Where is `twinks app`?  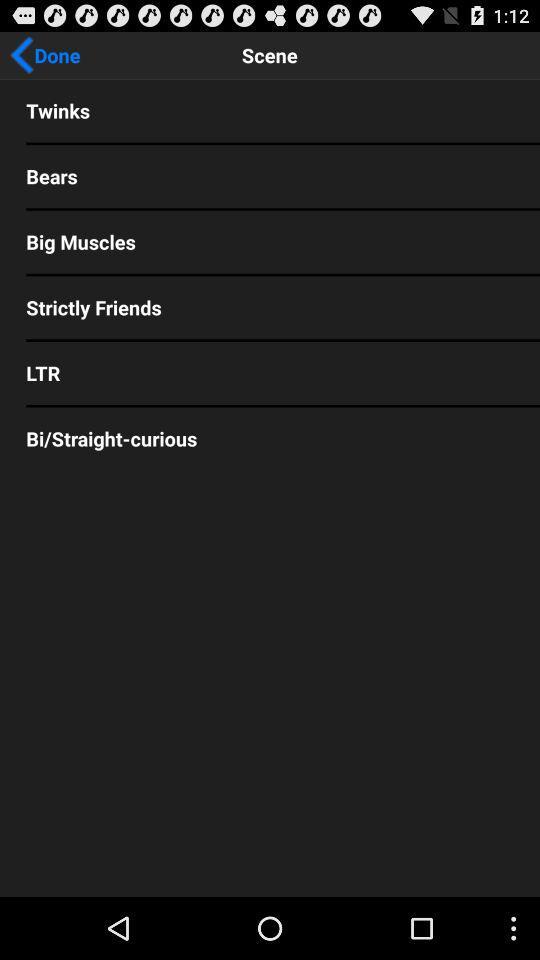
twinks app is located at coordinates (270, 110).